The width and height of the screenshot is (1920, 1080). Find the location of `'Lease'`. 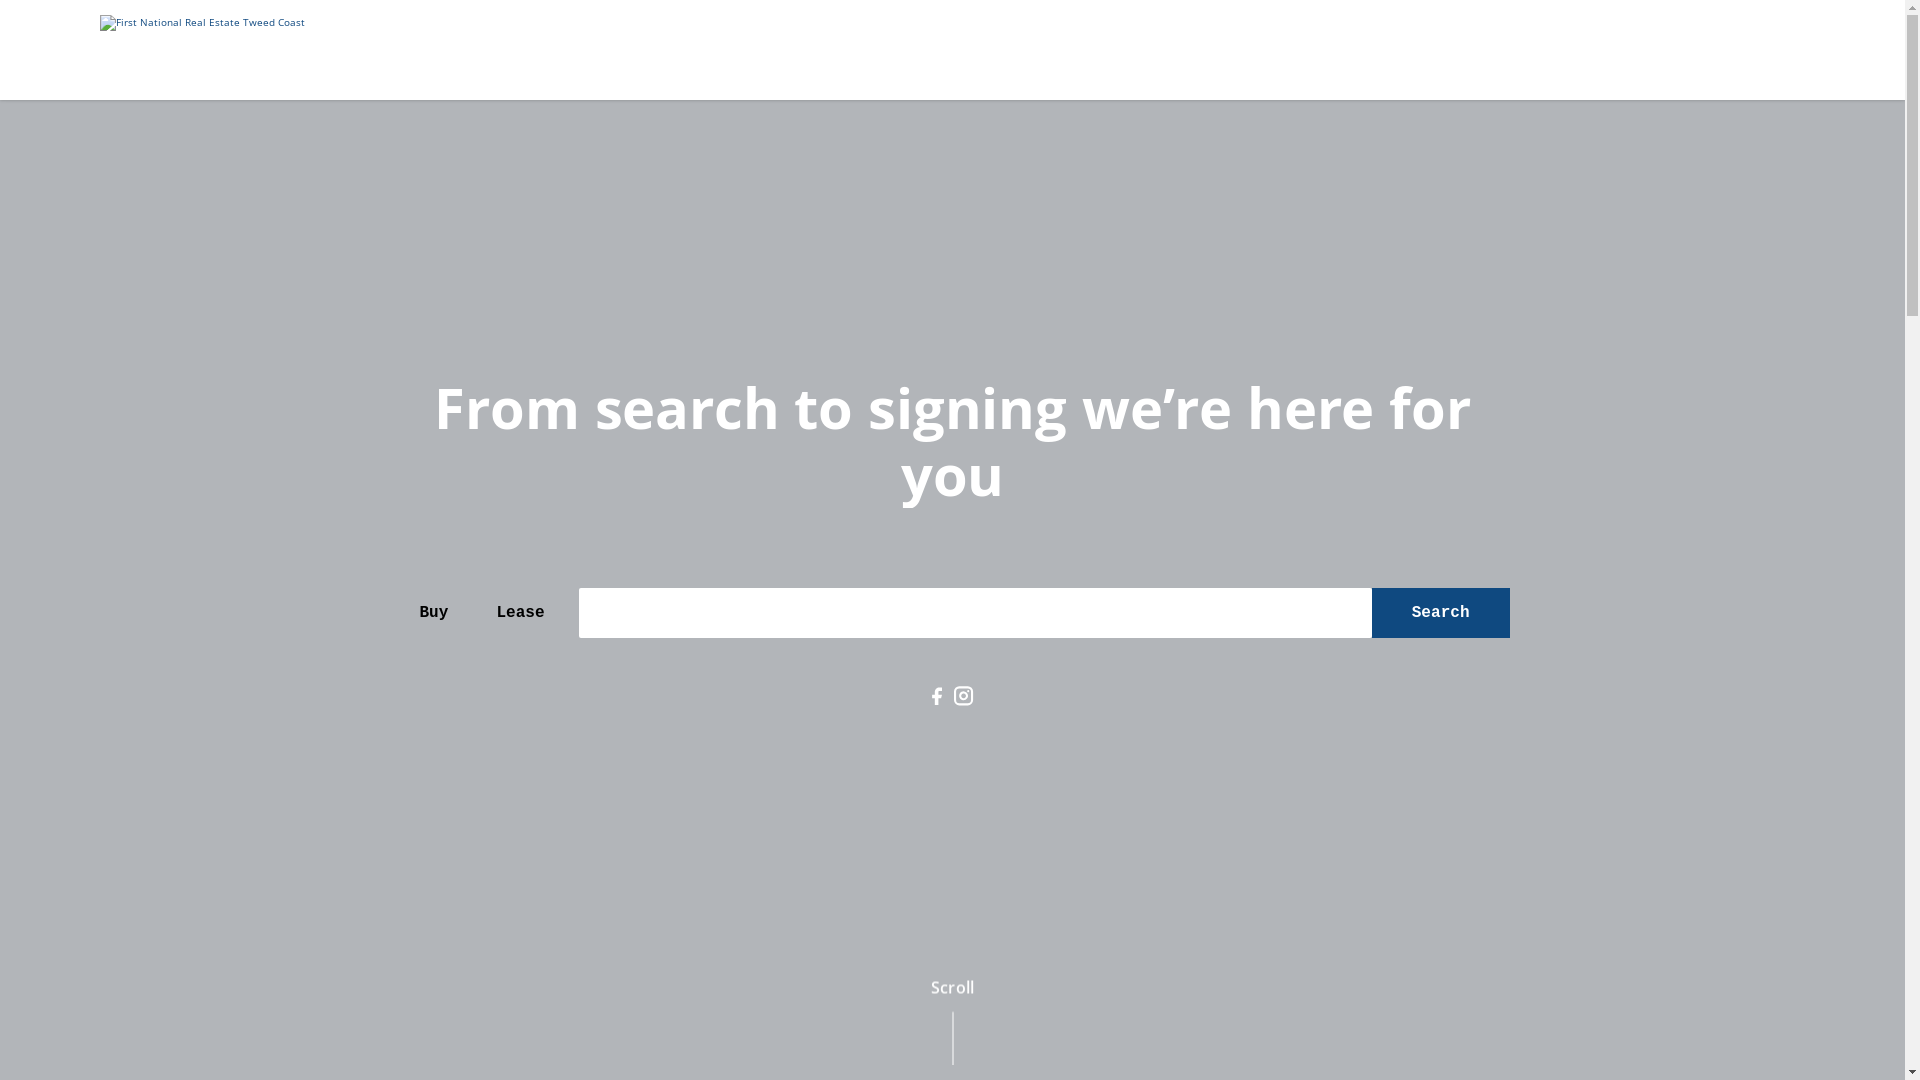

'Lease' is located at coordinates (519, 612).